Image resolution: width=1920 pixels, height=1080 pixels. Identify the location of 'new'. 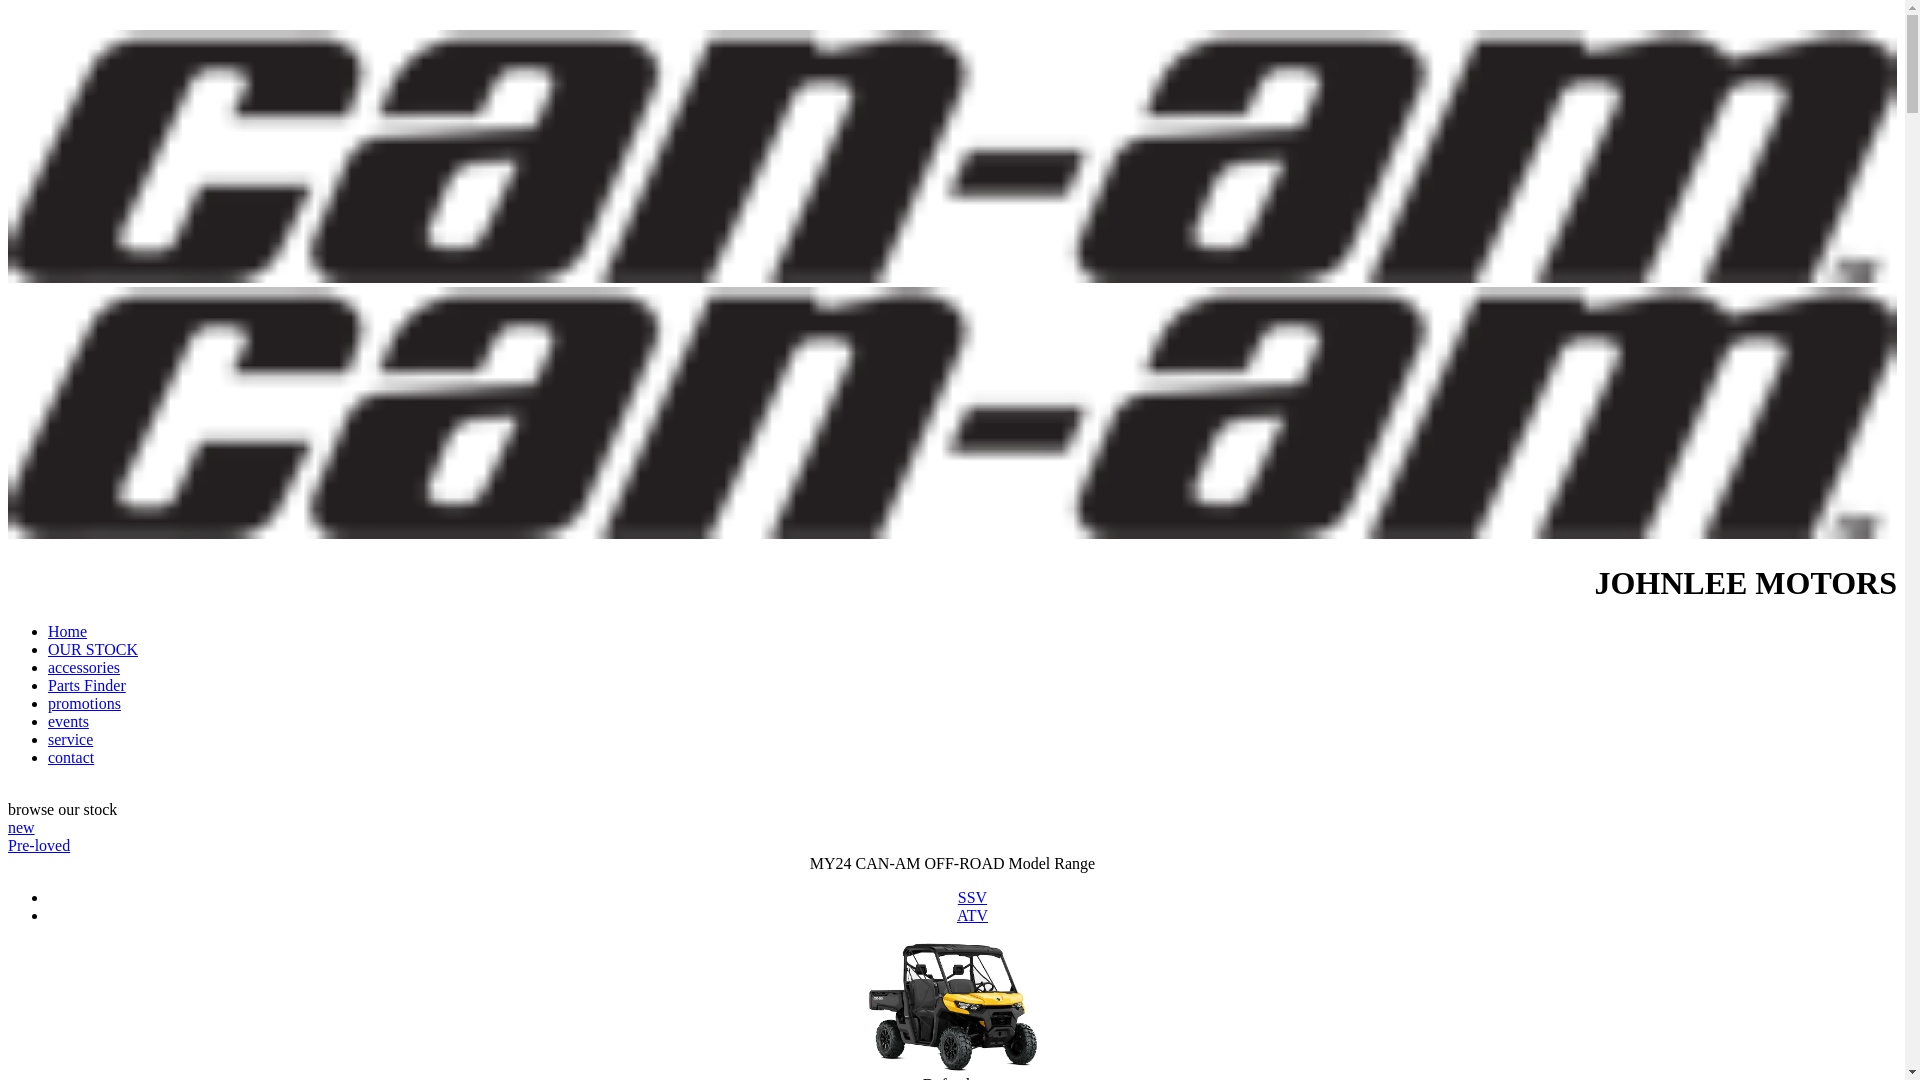
(21, 827).